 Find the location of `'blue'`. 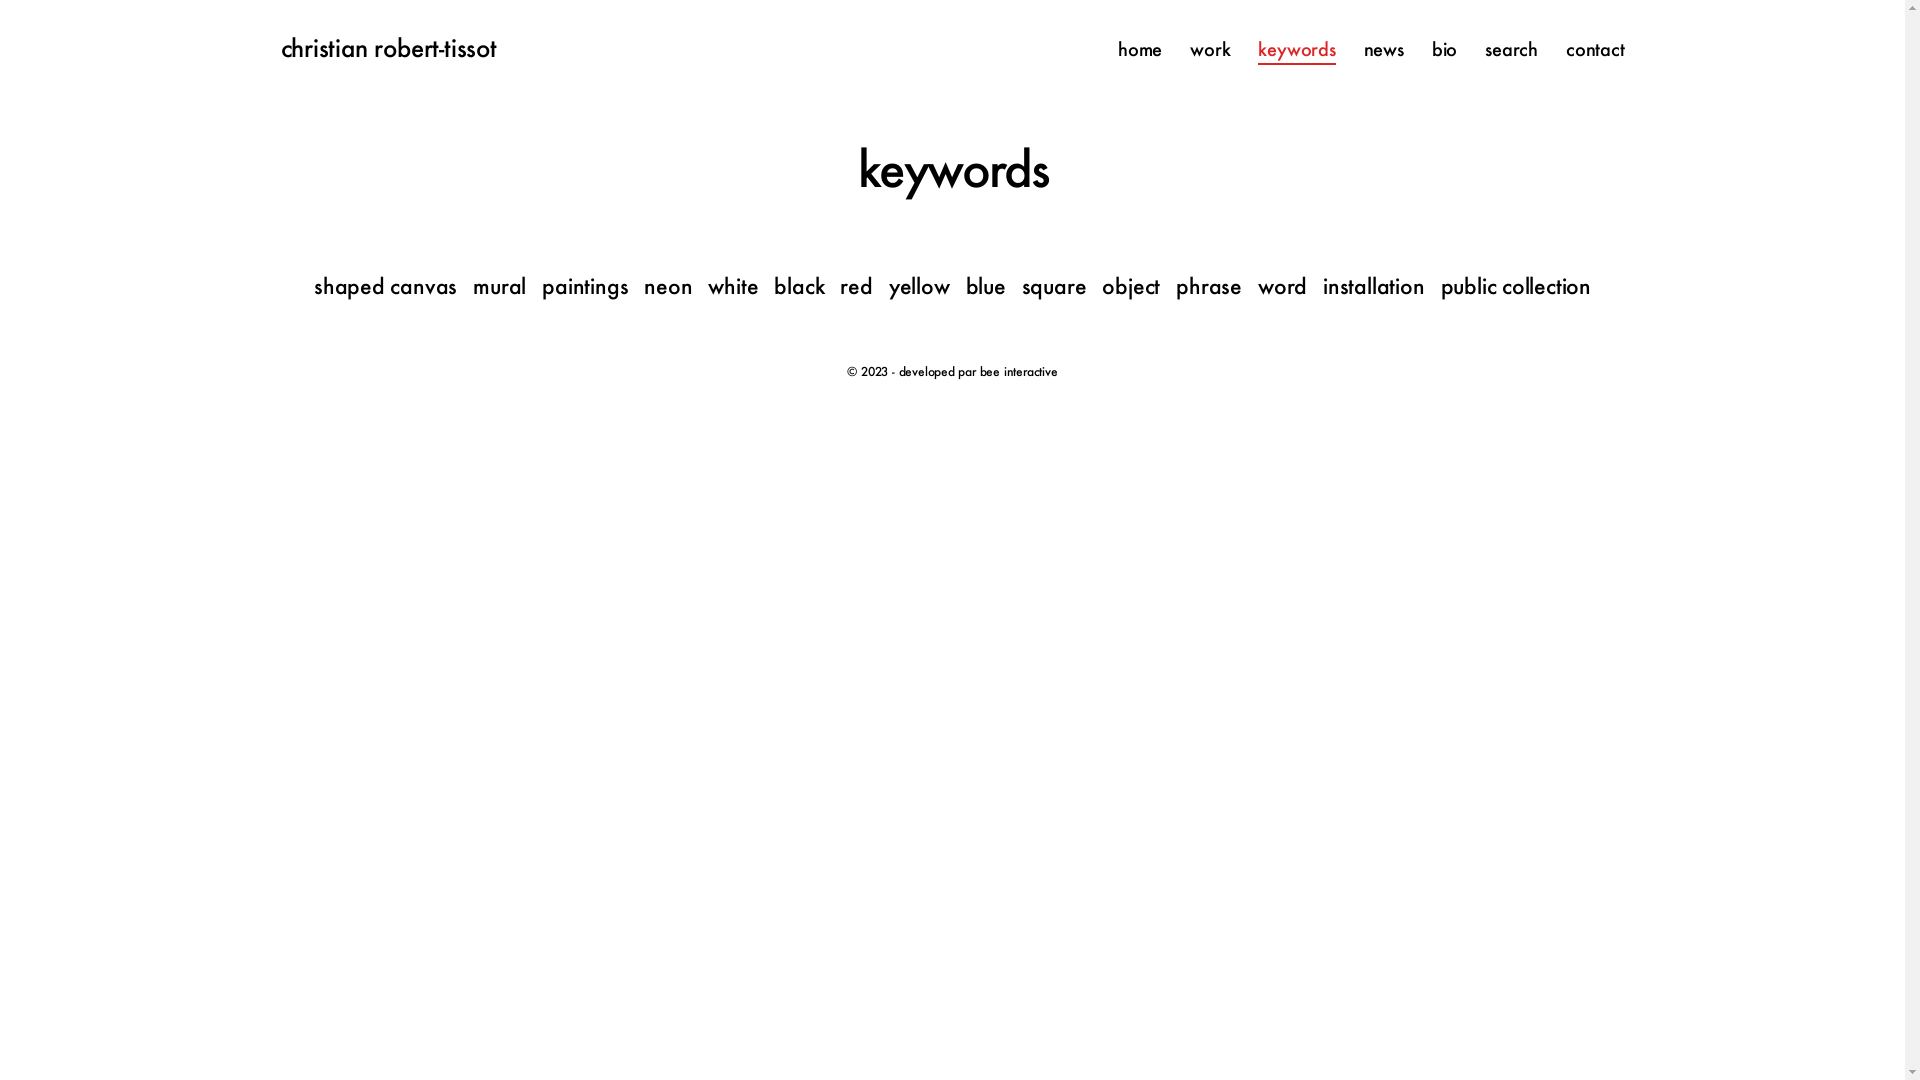

'blue' is located at coordinates (985, 285).